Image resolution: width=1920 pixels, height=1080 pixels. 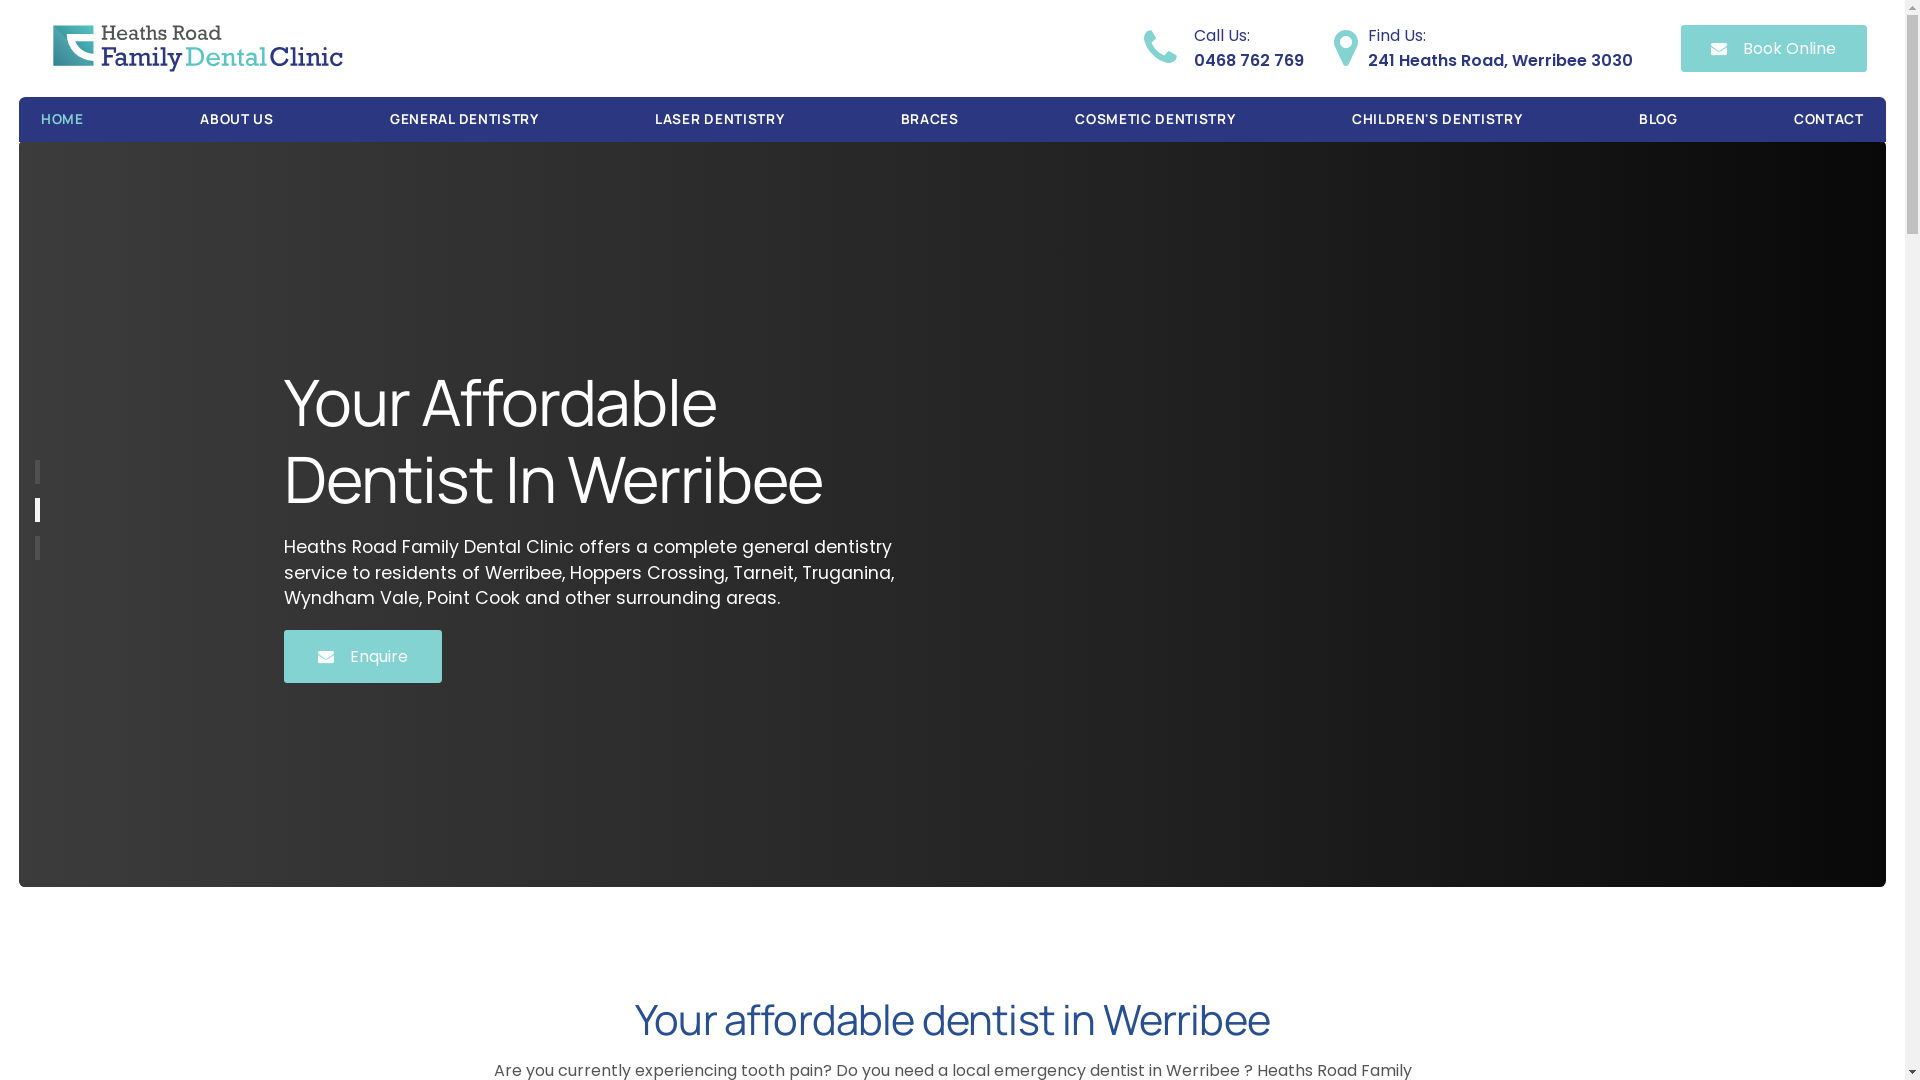 I want to click on 'BRACES', so click(x=929, y=119).